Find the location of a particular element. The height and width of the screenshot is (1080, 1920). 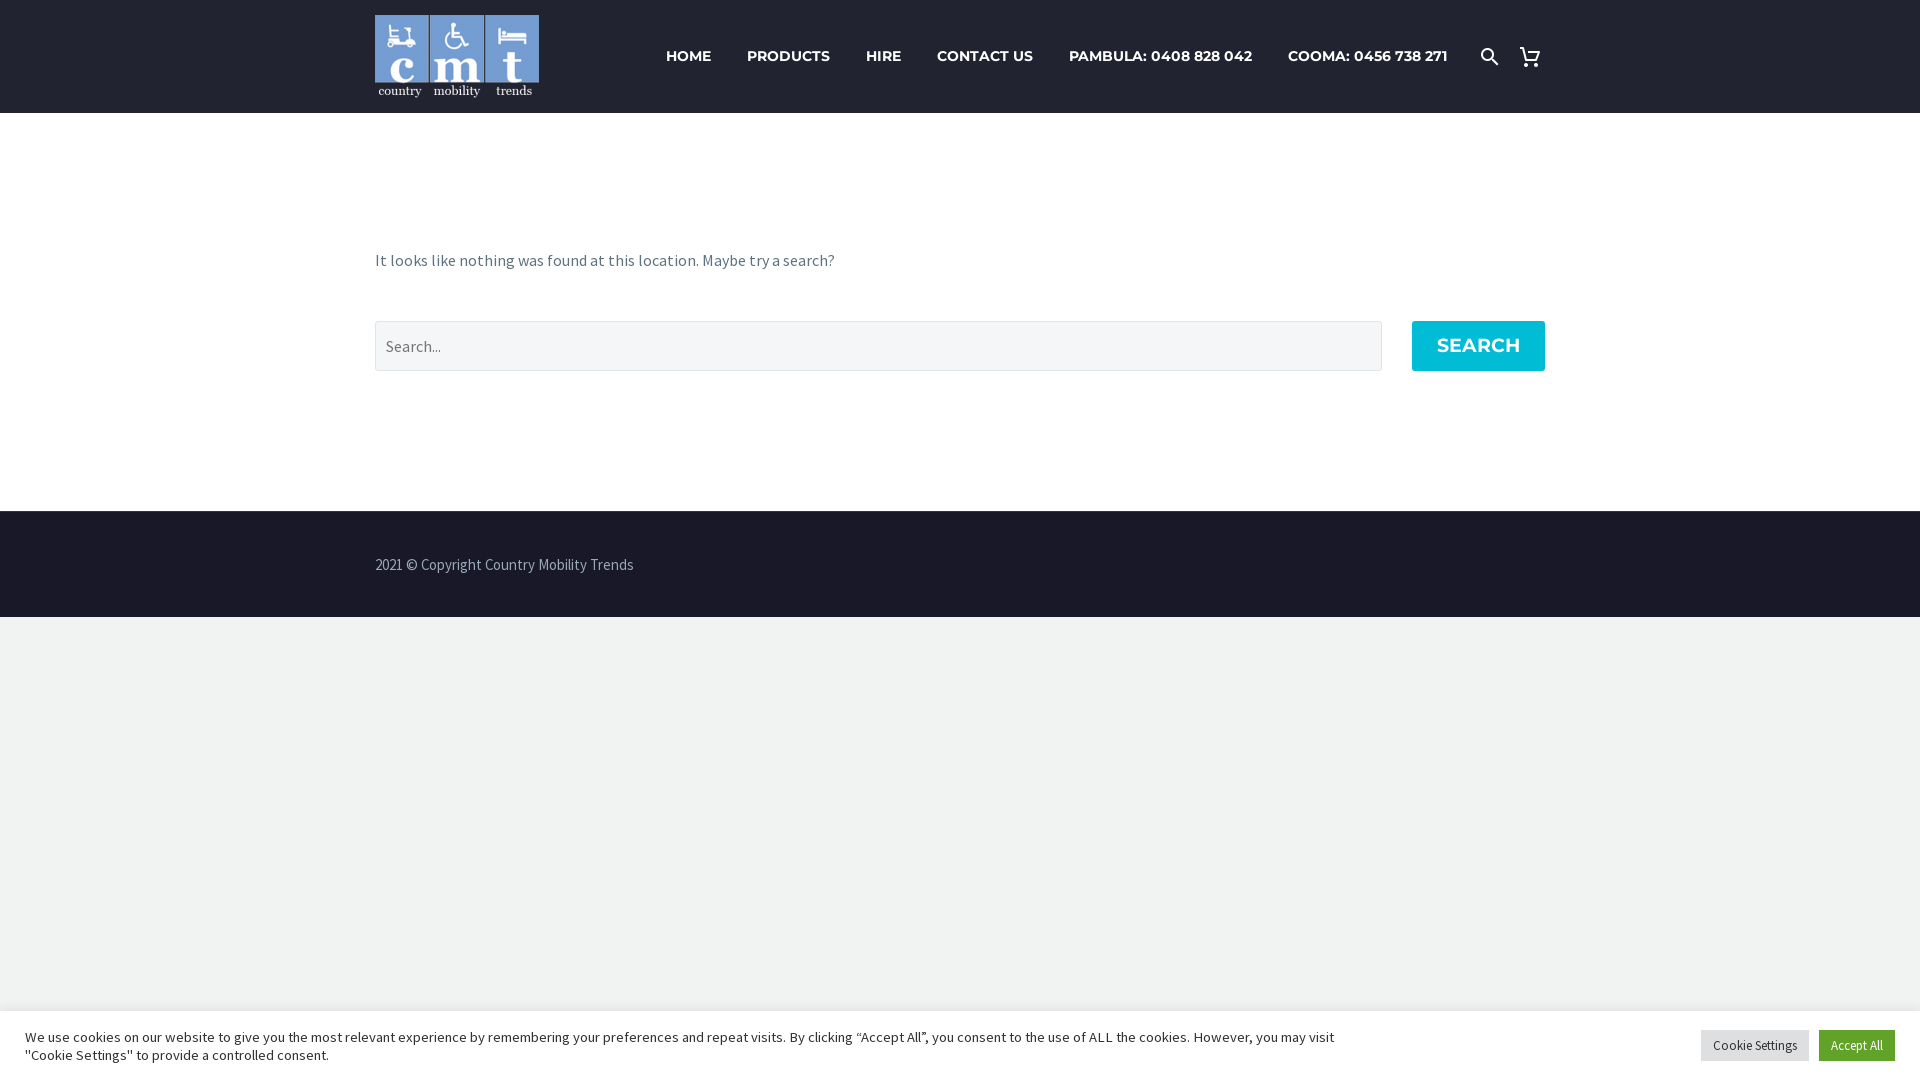

'PAMBULA: 0408 828 042' is located at coordinates (1053, 55).